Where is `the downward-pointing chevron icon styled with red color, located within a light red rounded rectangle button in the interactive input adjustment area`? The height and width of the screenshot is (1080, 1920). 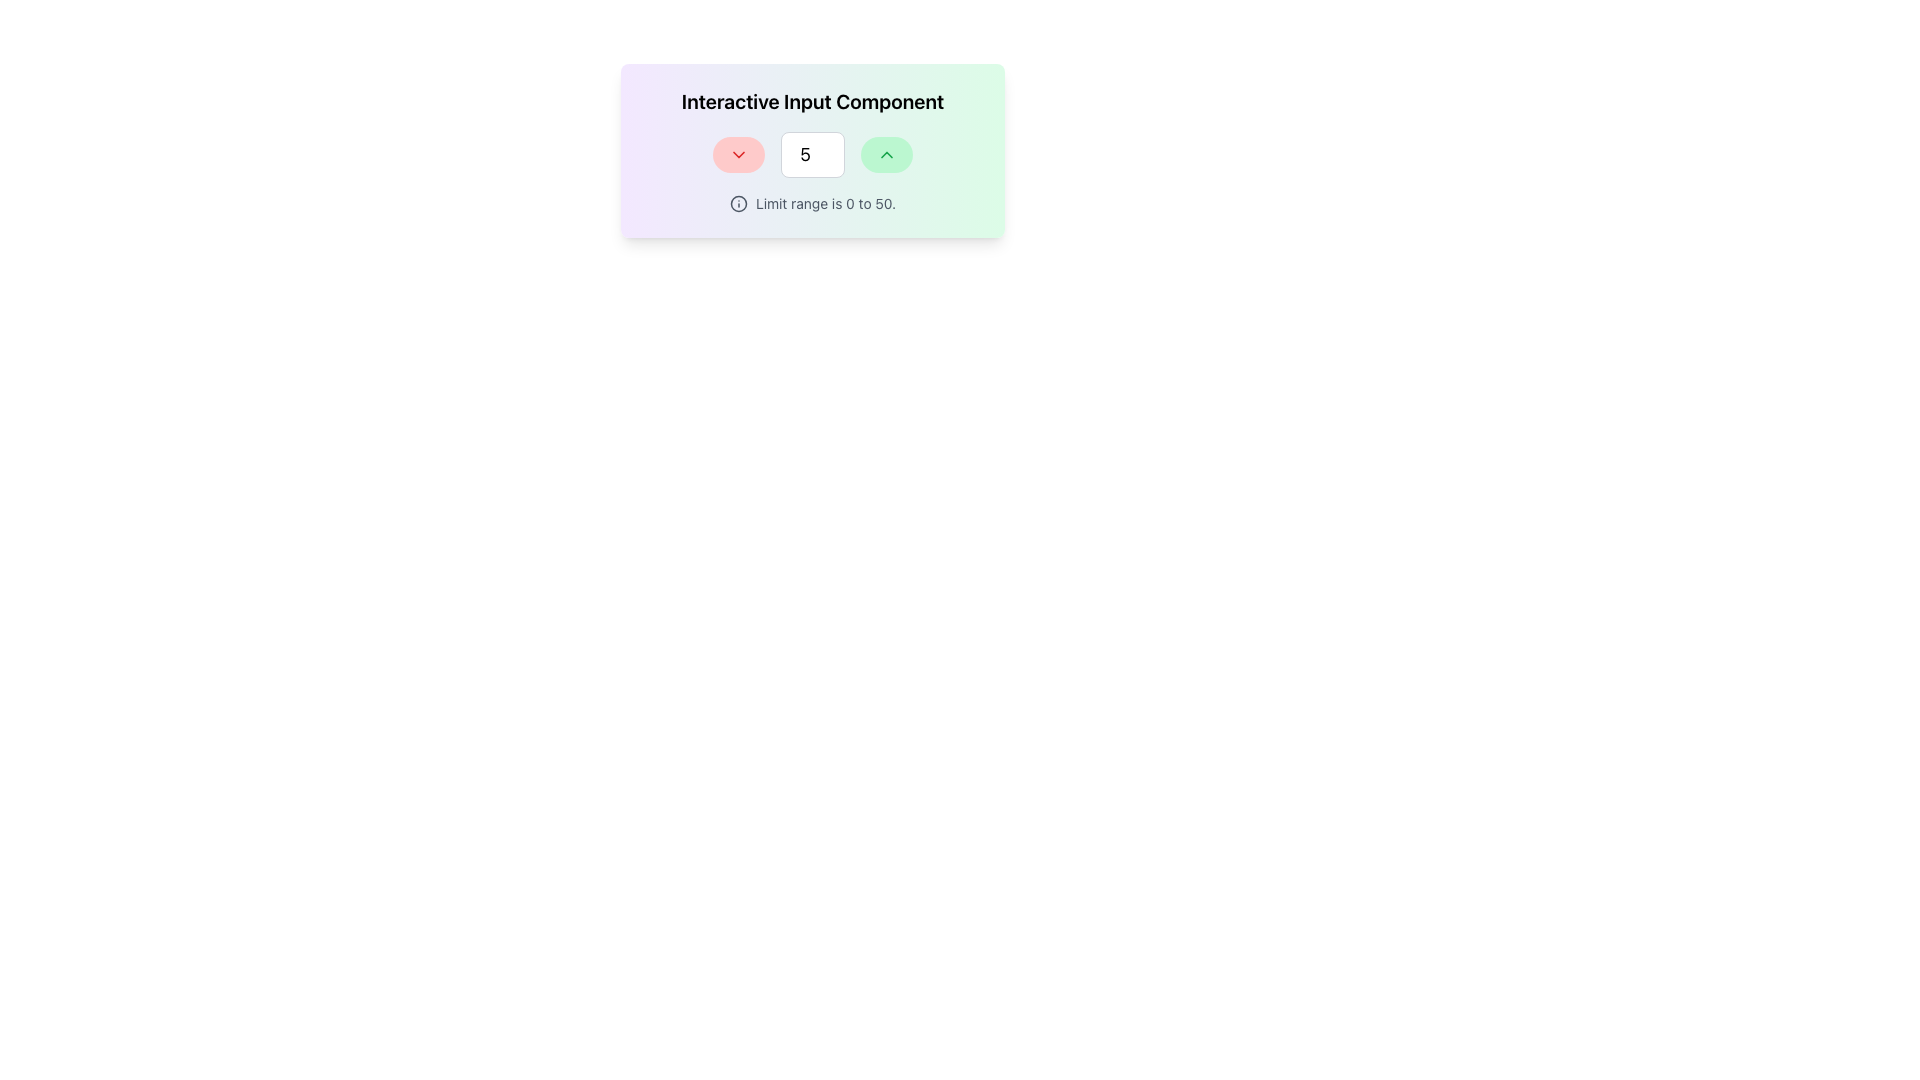
the downward-pointing chevron icon styled with red color, located within a light red rounded rectangle button in the interactive input adjustment area is located at coordinates (738, 153).